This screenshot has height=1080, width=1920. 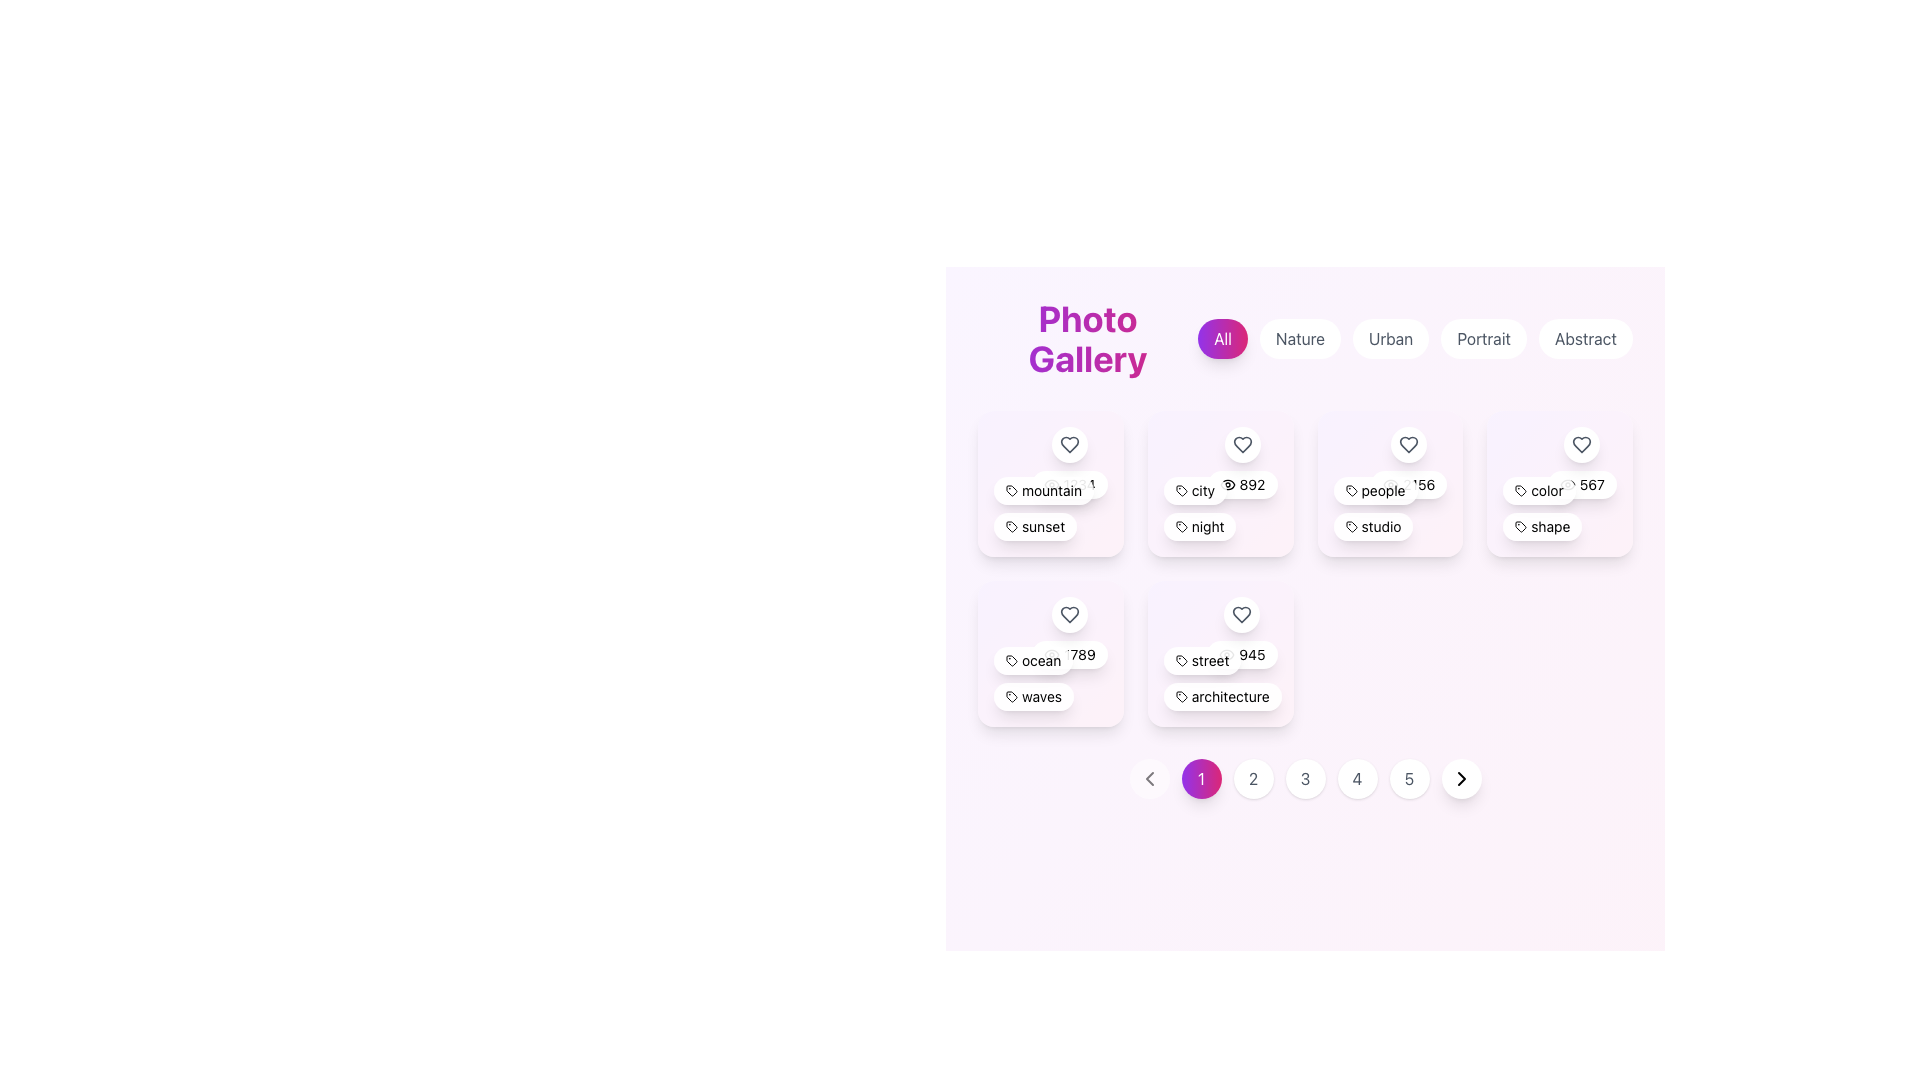 What do you see at coordinates (1538, 490) in the screenshot?
I see `the tag component with the text 'color' in bold black, located in the upper-right corner of the box categorized as 'color' and 'shape'` at bounding box center [1538, 490].